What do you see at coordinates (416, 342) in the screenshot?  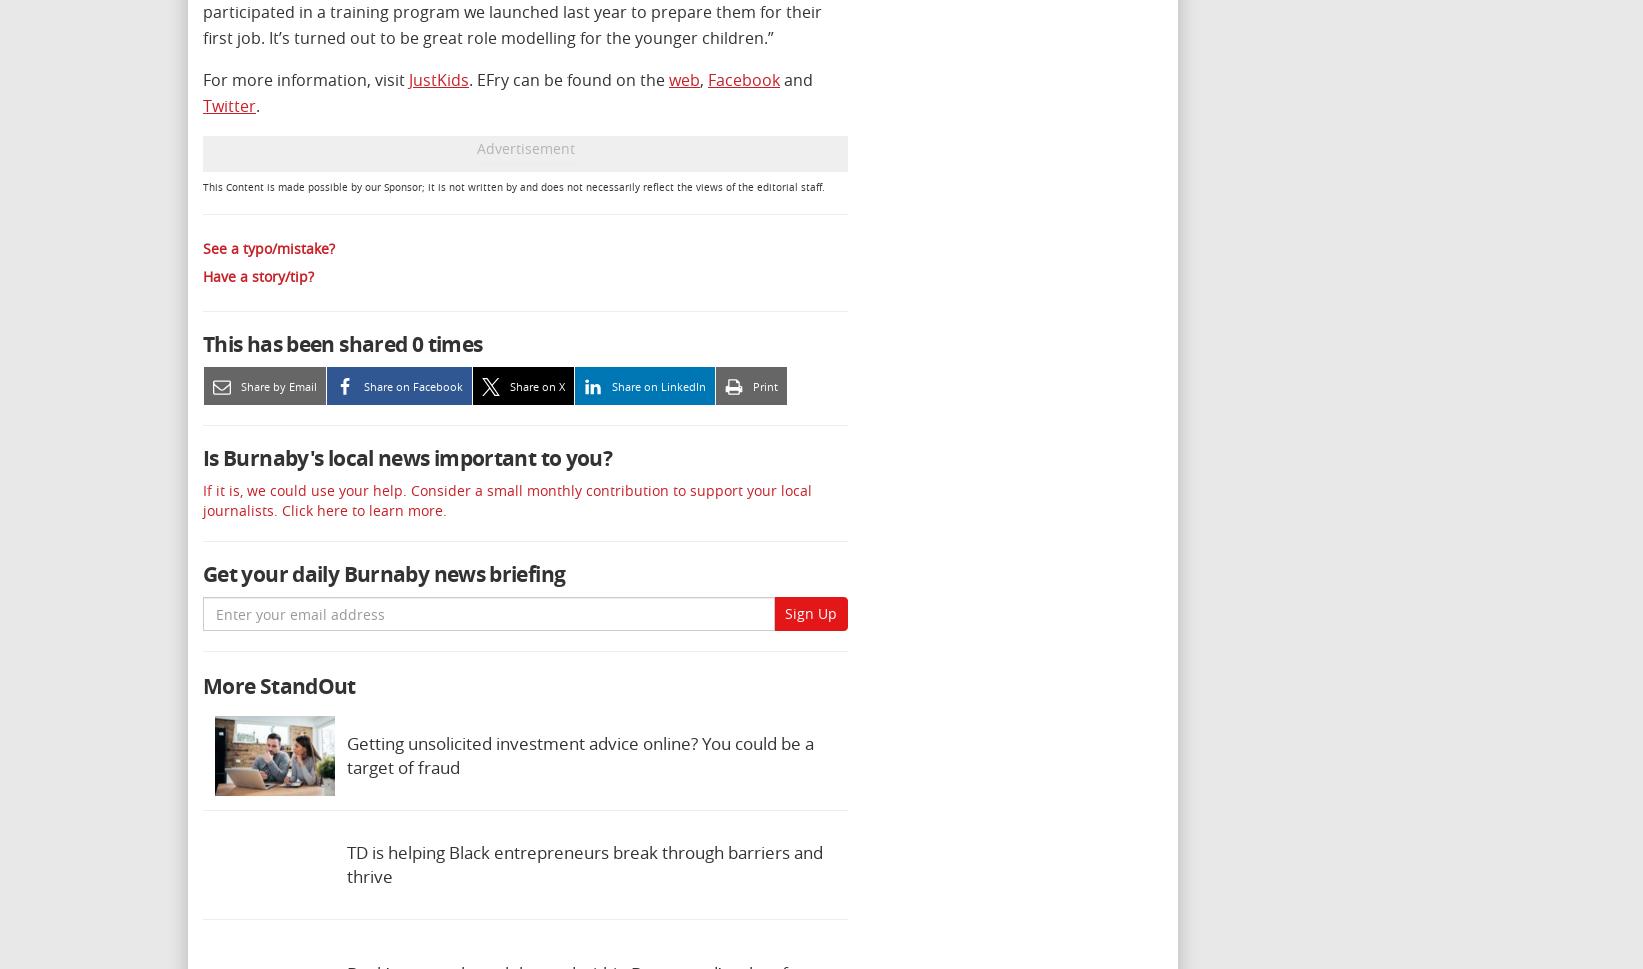 I see `'0'` at bounding box center [416, 342].